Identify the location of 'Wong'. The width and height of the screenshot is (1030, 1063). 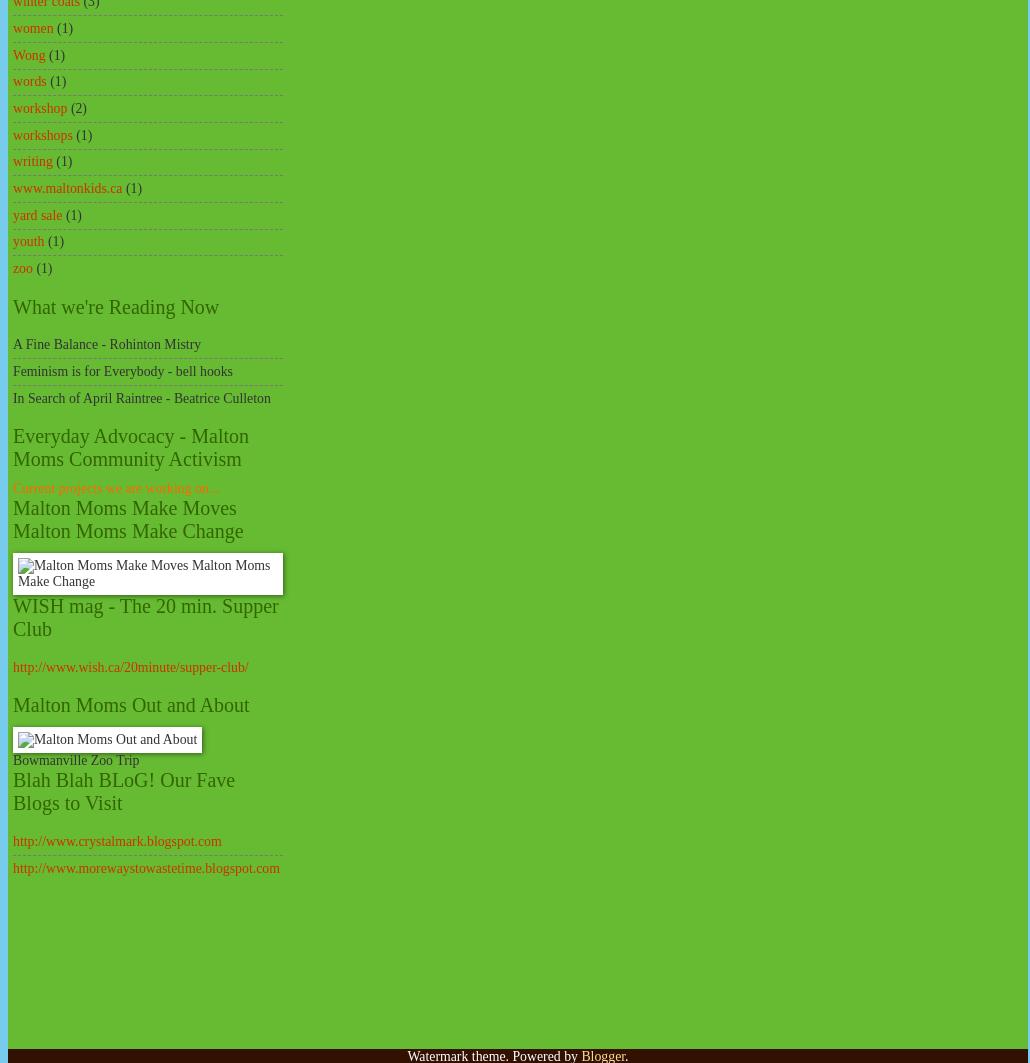
(29, 54).